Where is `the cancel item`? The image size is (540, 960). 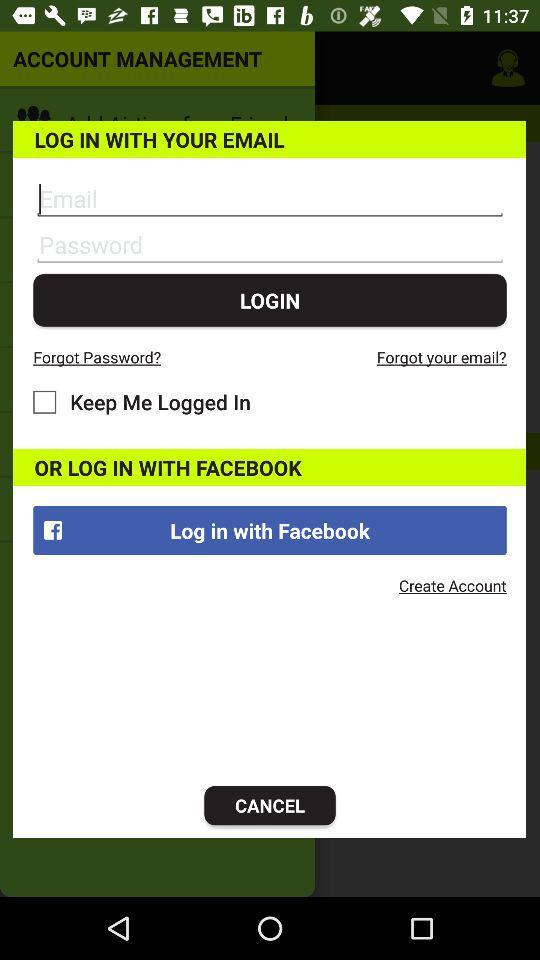
the cancel item is located at coordinates (270, 805).